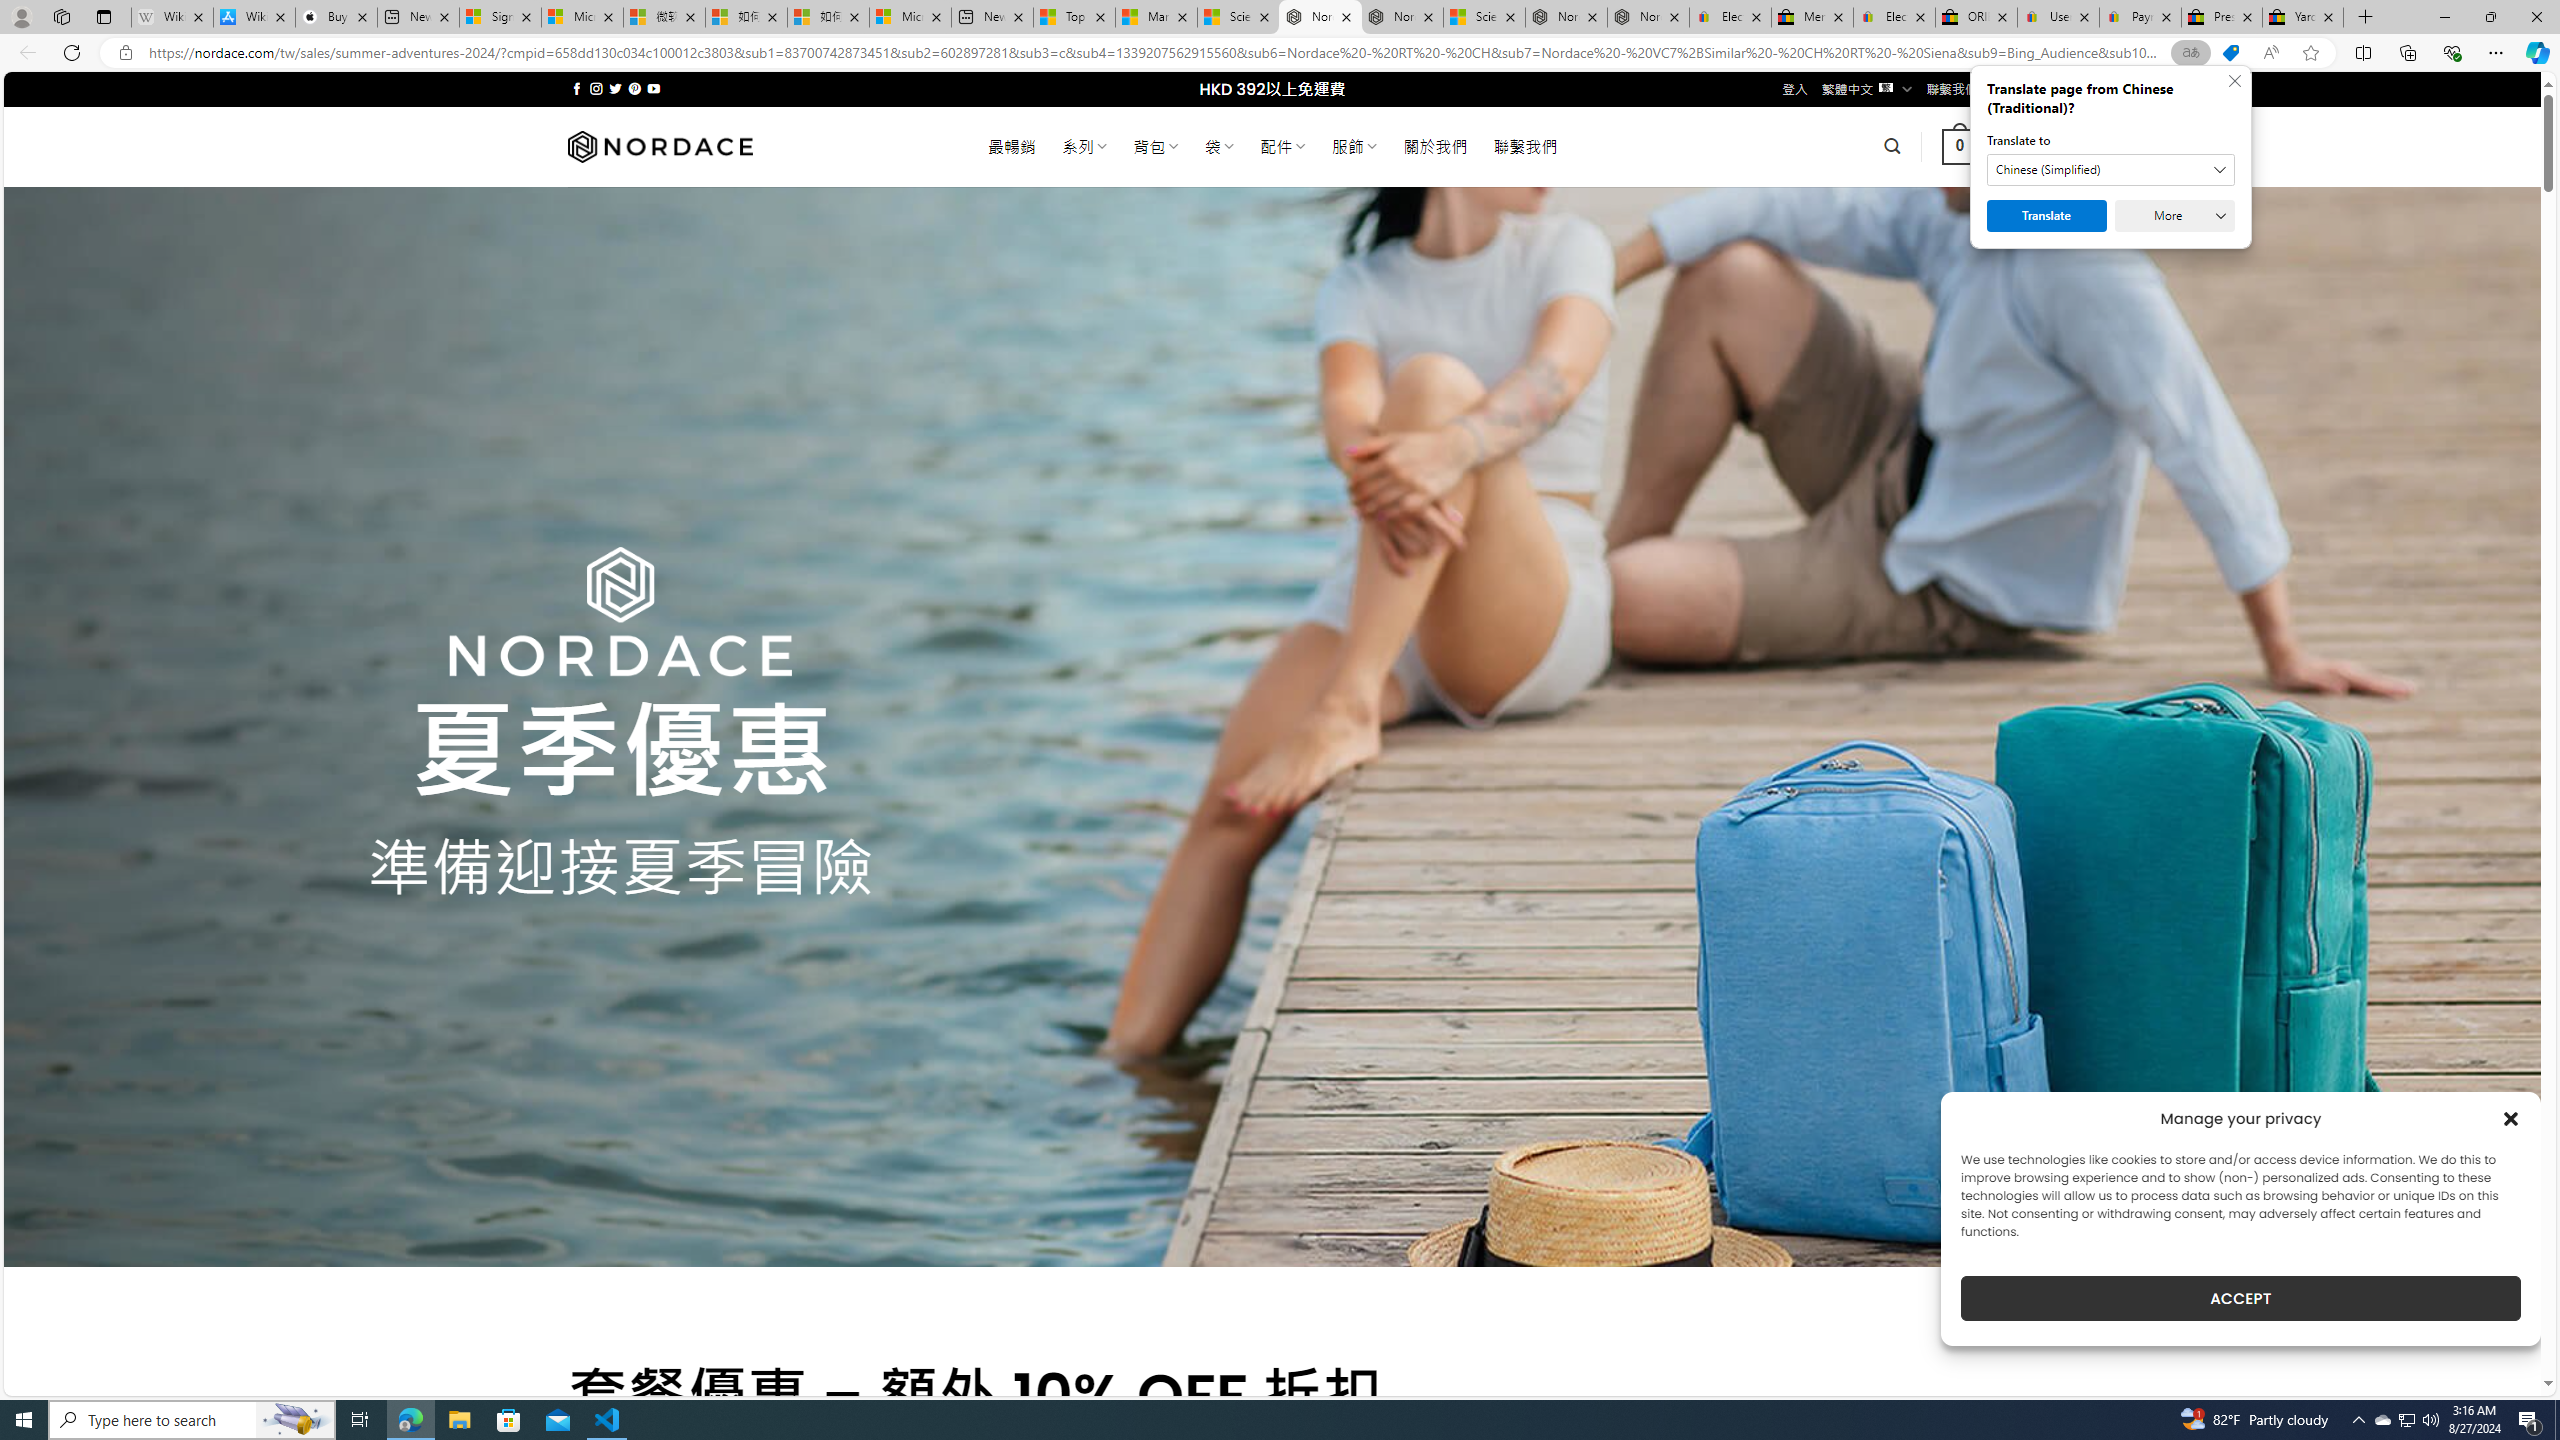 The height and width of the screenshot is (1440, 2560). Describe the element at coordinates (2173, 215) in the screenshot. I see `'More'` at that location.